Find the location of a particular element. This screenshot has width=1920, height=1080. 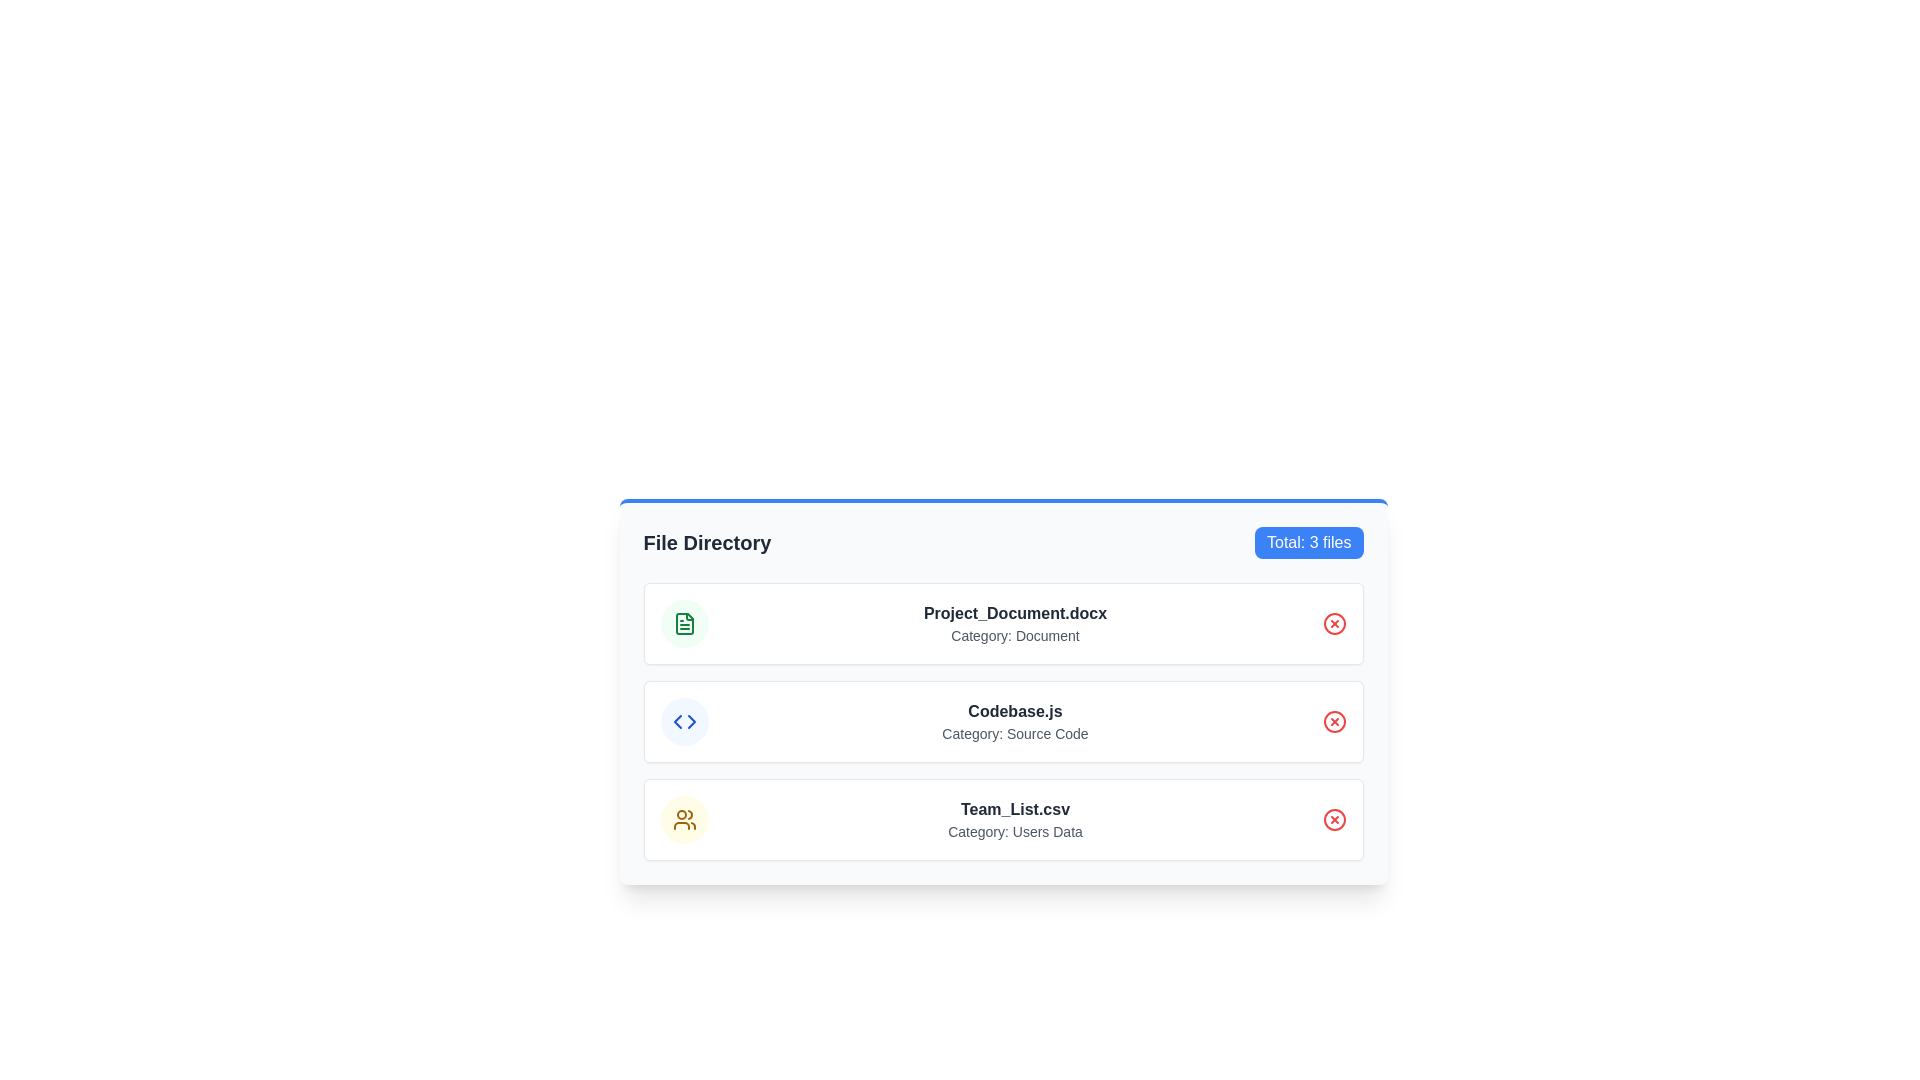

the circular icon with a light blue background and blue border that resembles a code symbol, located to the left of the 'Codebase.js' entry in the list is located at coordinates (684, 721).